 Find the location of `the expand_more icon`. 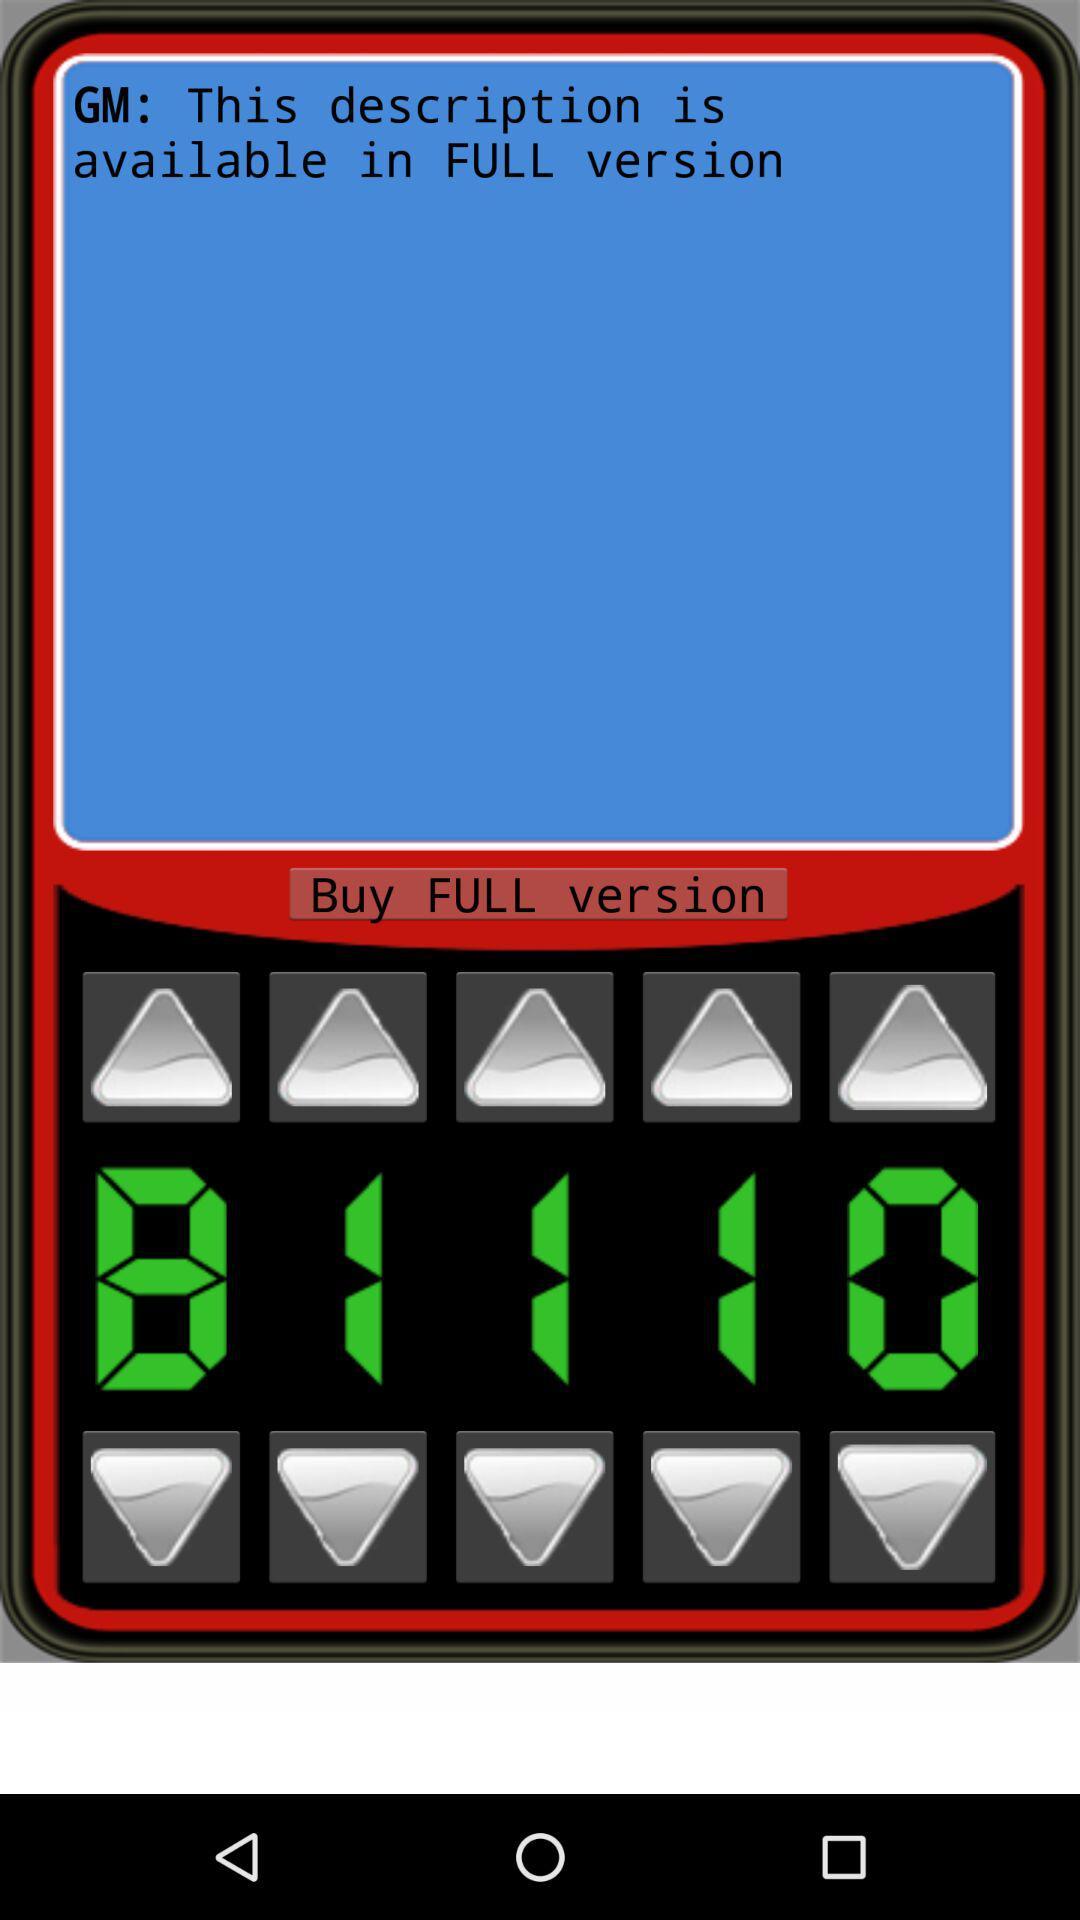

the expand_more icon is located at coordinates (912, 1612).